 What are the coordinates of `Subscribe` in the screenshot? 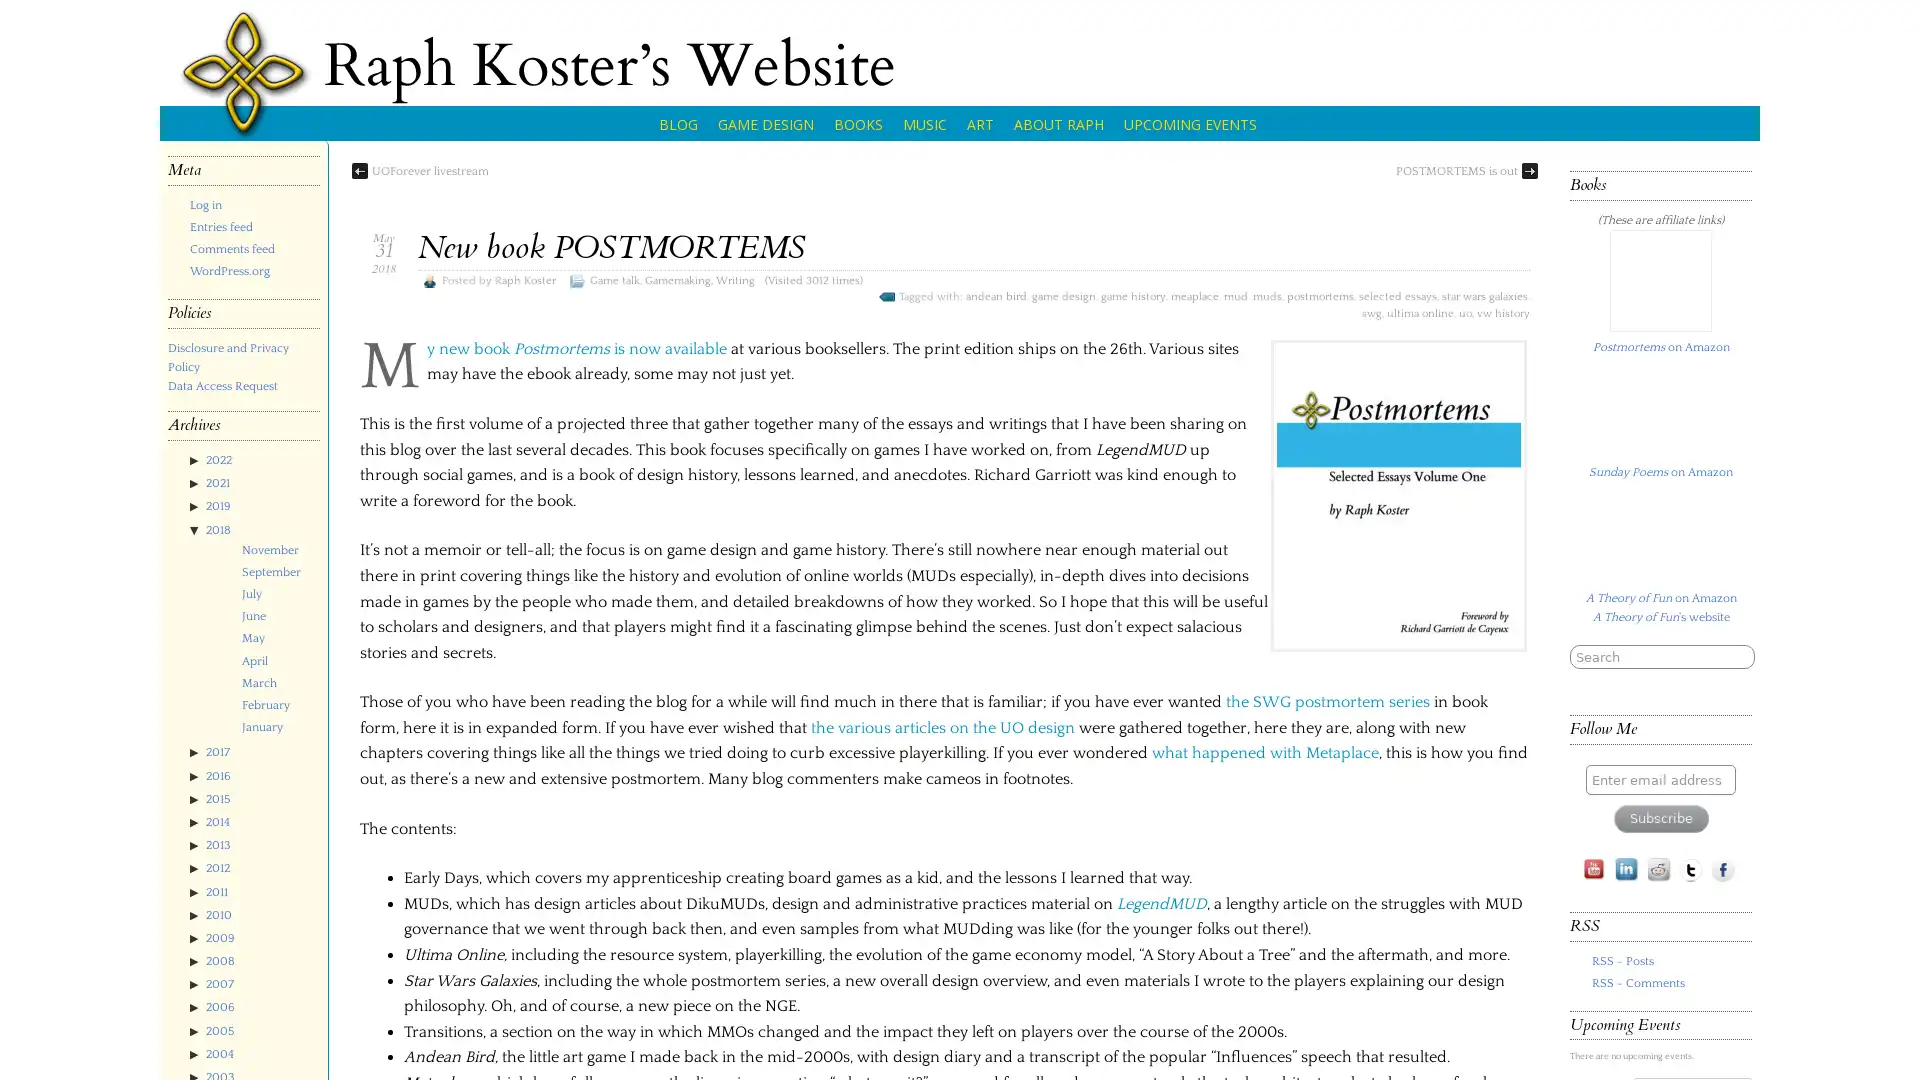 It's located at (1660, 914).